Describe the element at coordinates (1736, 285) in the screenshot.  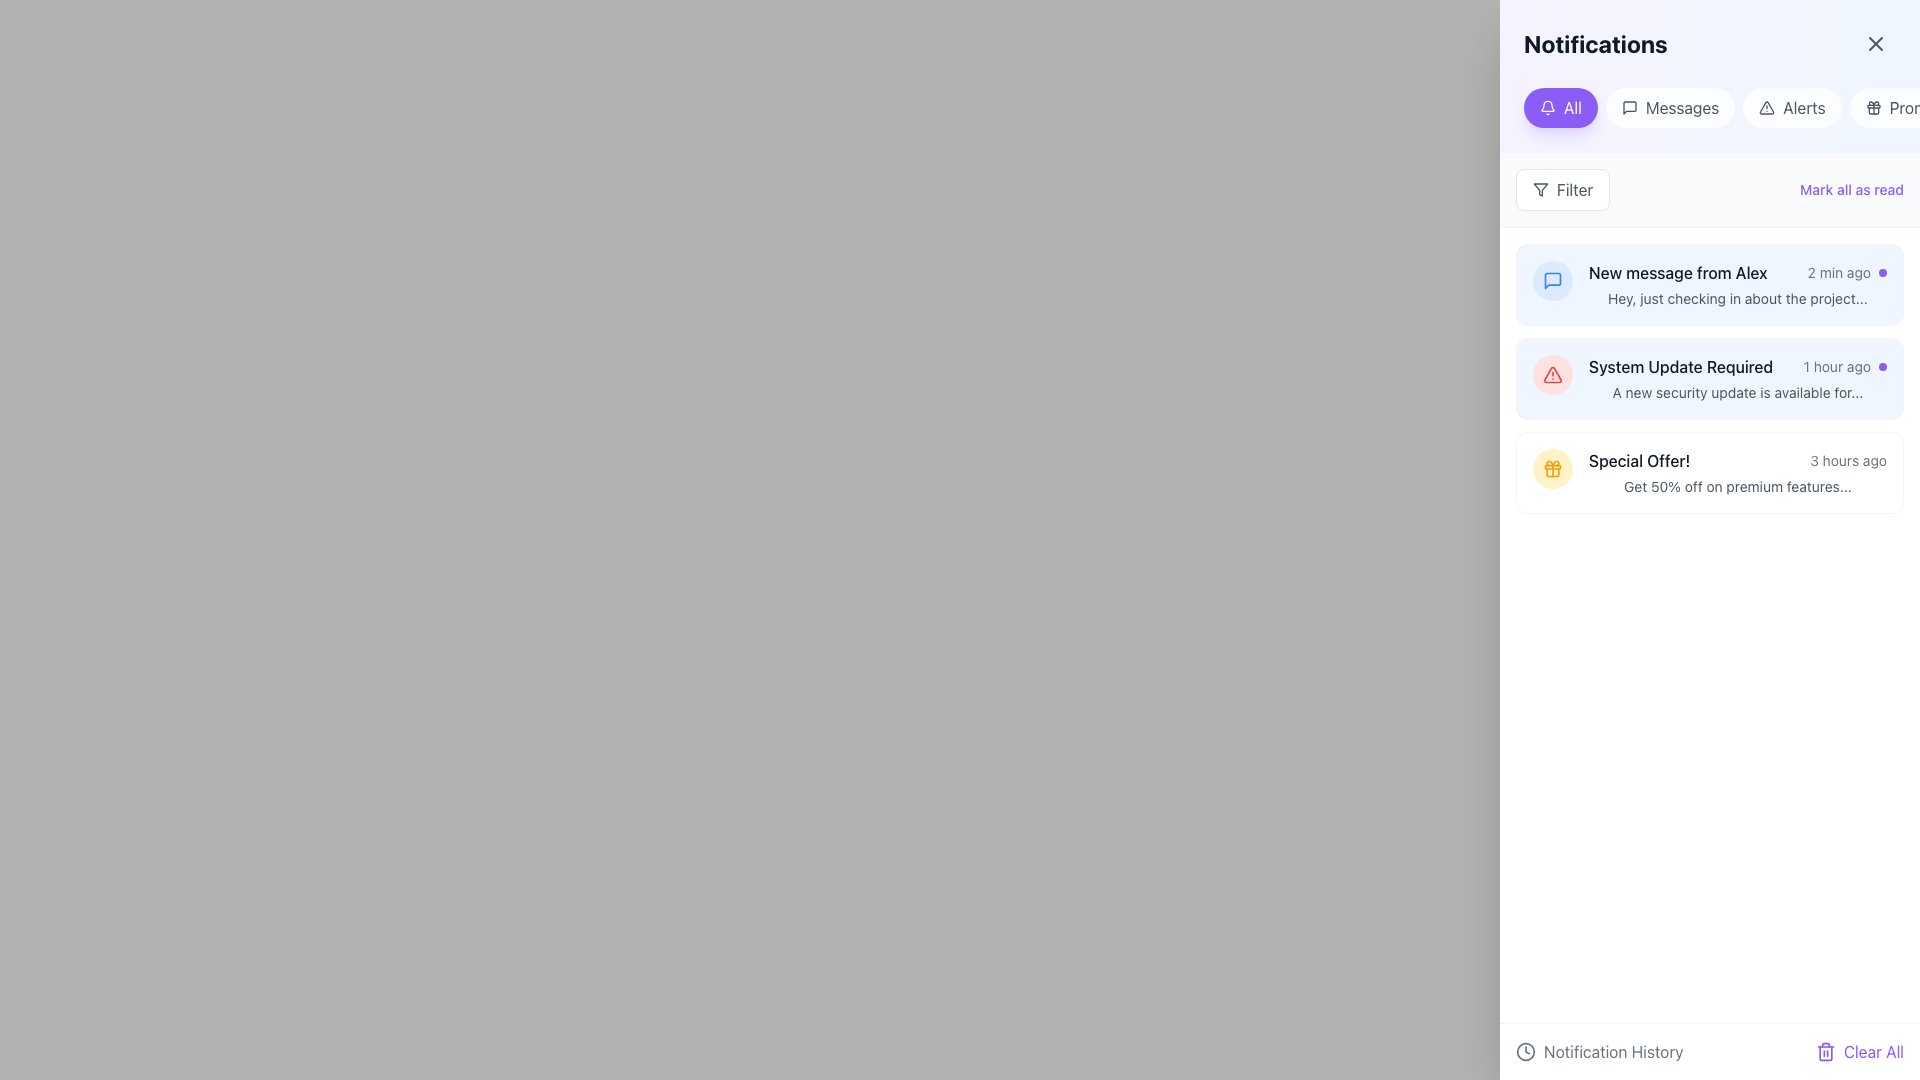
I see `the message notification item titled 'New message from Alex'` at that location.